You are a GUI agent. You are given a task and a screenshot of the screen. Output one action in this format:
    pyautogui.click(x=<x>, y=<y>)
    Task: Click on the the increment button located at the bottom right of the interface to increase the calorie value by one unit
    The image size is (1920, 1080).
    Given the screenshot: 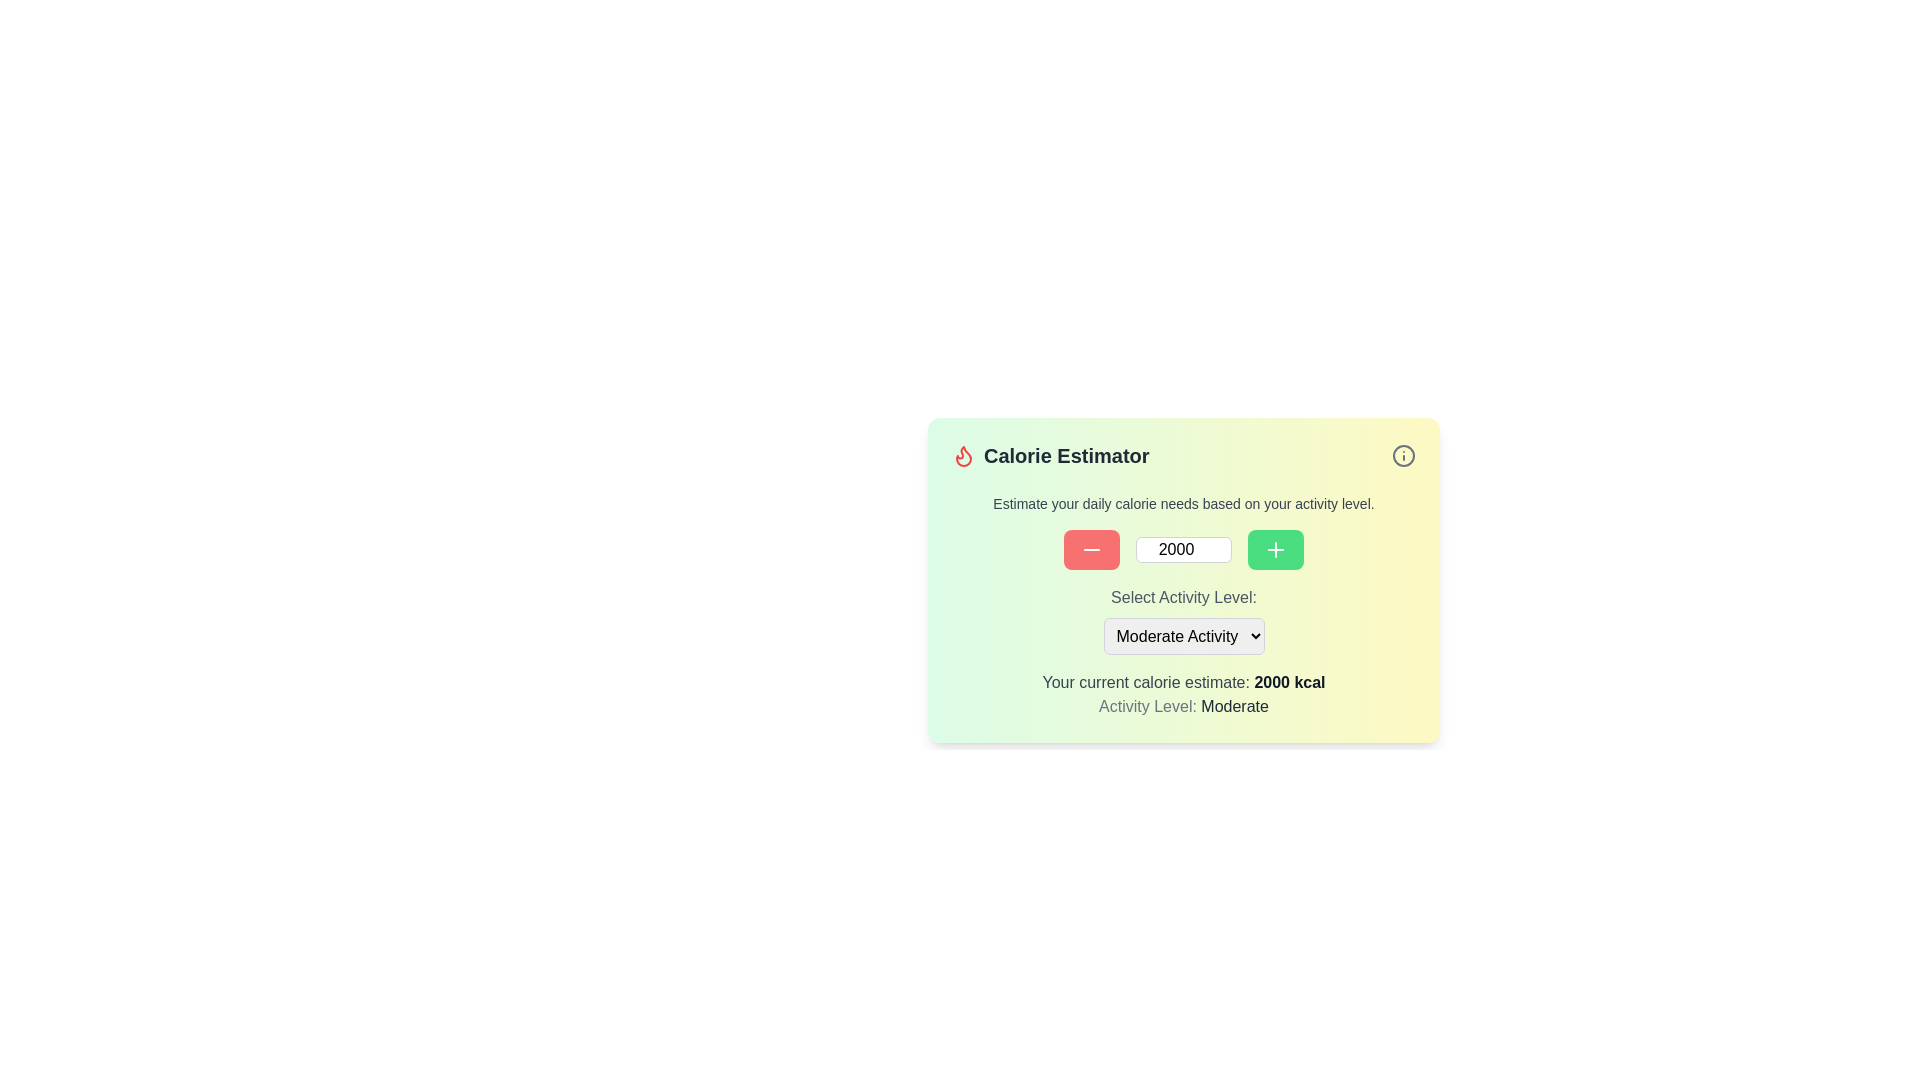 What is the action you would take?
    pyautogui.click(x=1275, y=550)
    